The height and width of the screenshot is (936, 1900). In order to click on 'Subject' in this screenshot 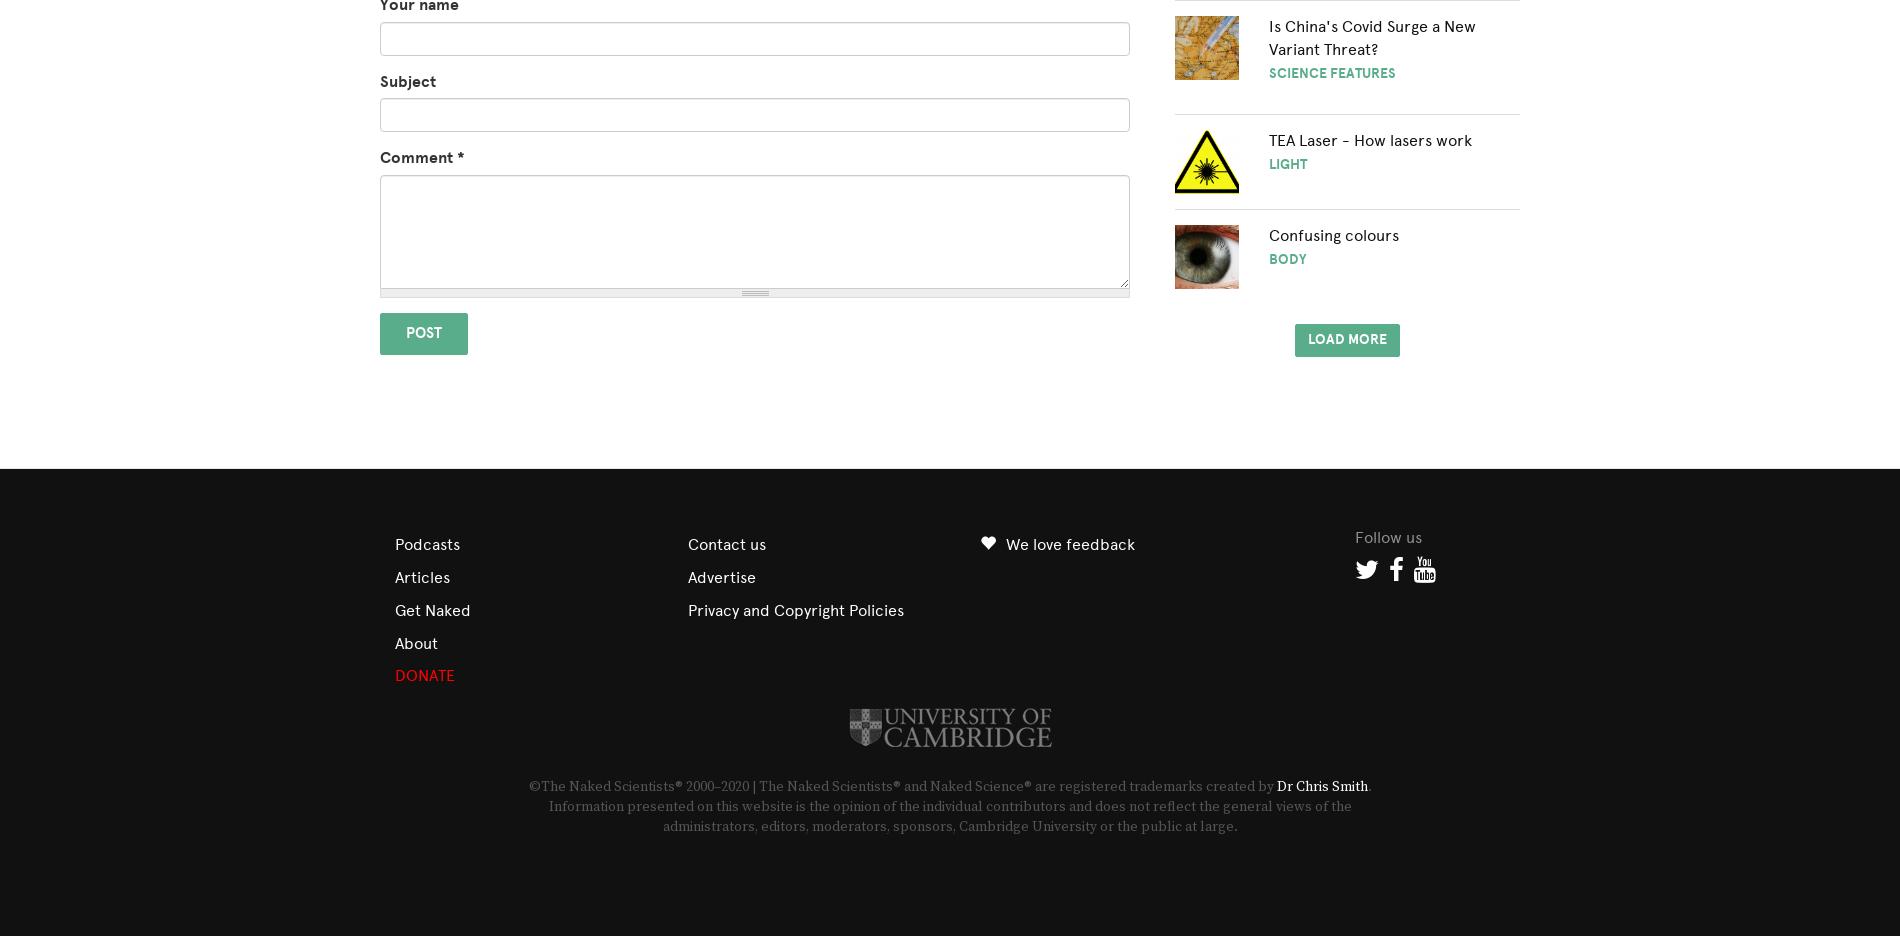, I will do `click(406, 79)`.